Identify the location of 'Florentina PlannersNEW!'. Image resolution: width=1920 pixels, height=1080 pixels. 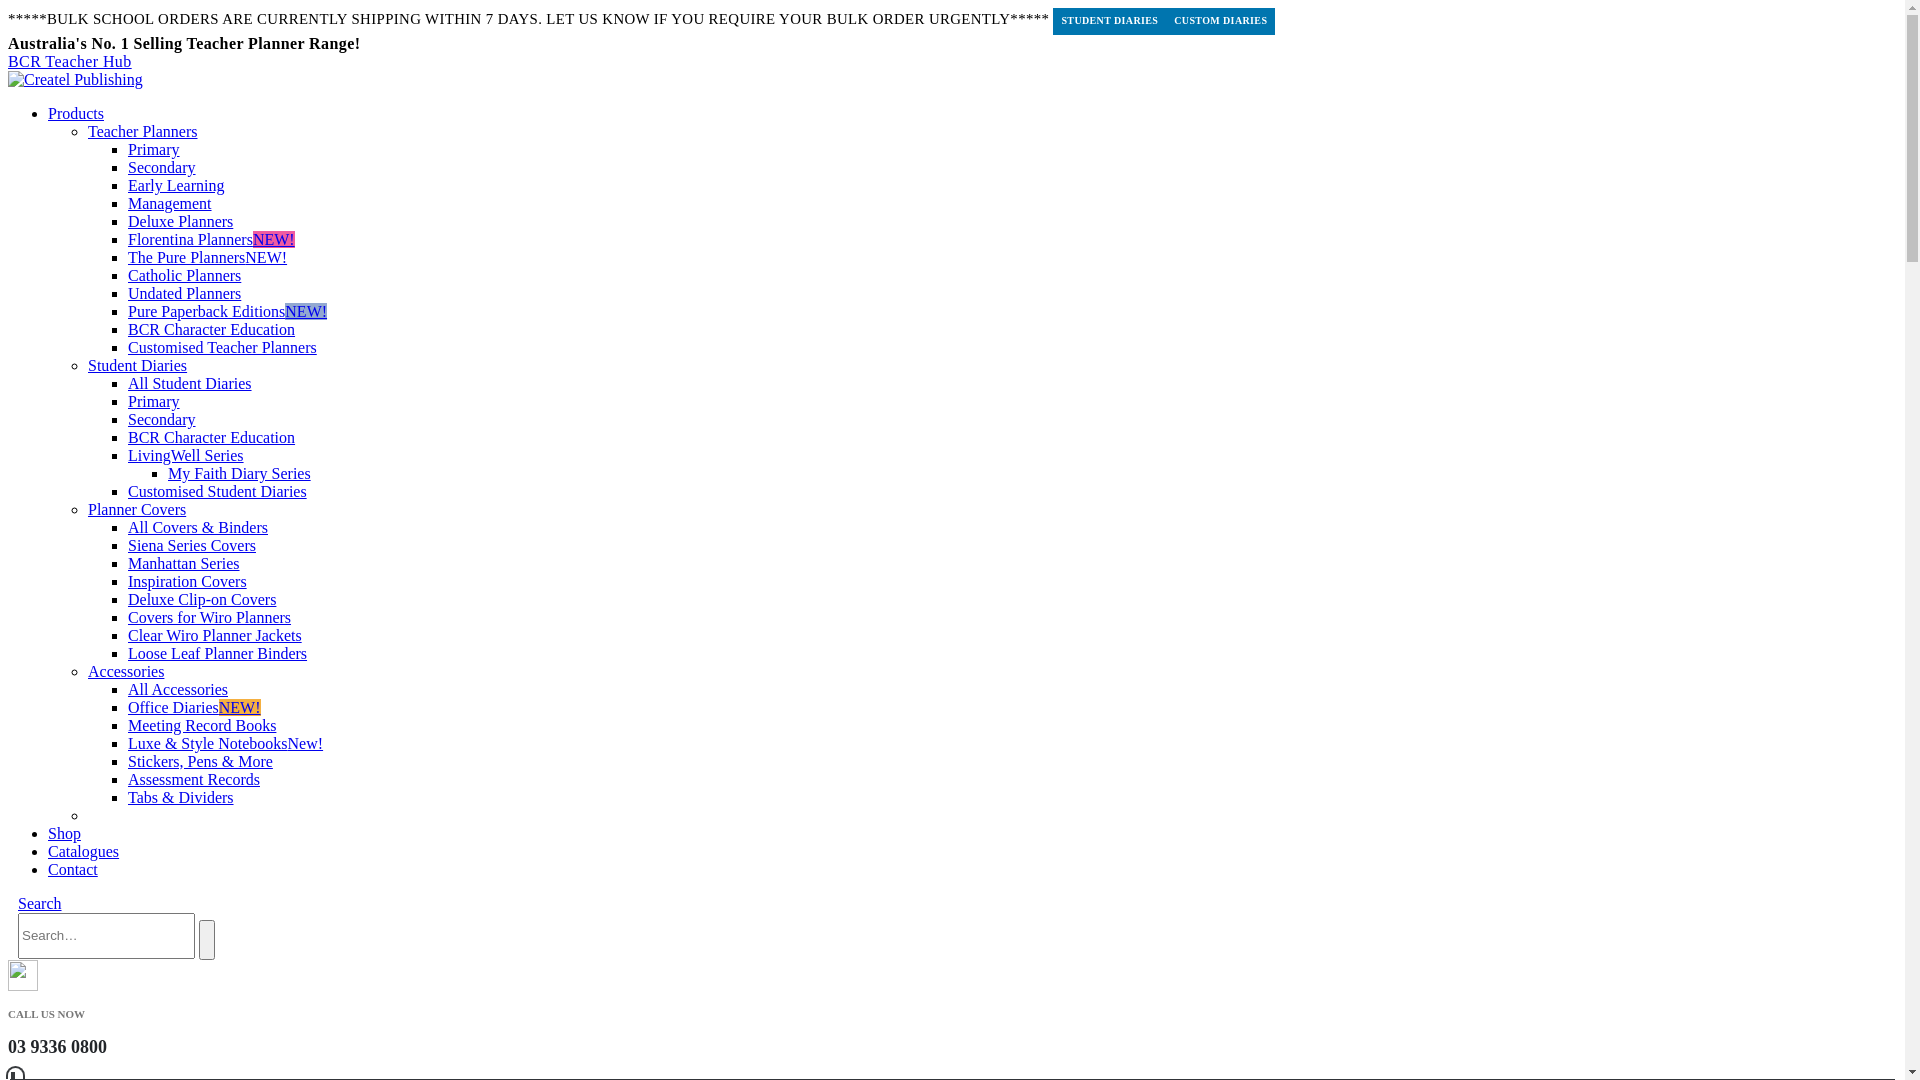
(127, 238).